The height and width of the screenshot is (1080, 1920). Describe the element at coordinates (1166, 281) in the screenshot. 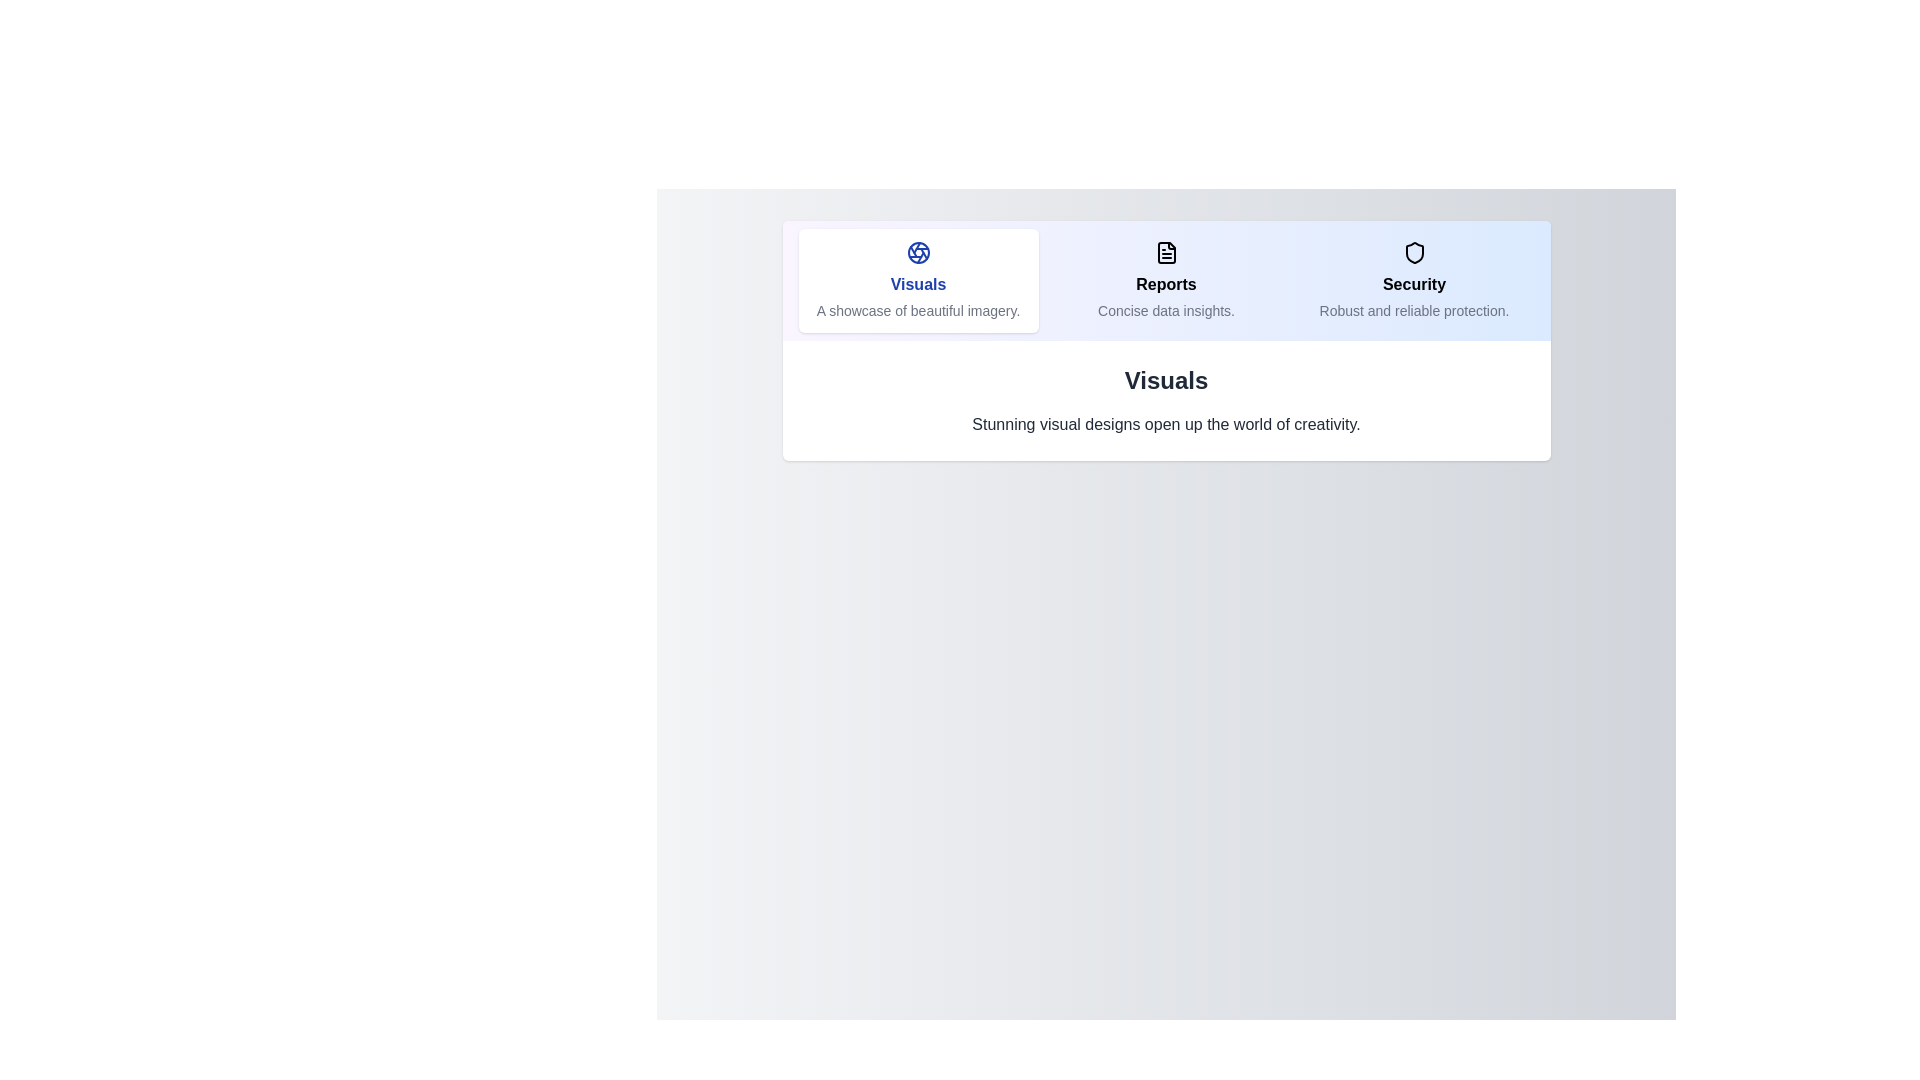

I see `the tab labeled Reports to preview its interaction effect` at that location.